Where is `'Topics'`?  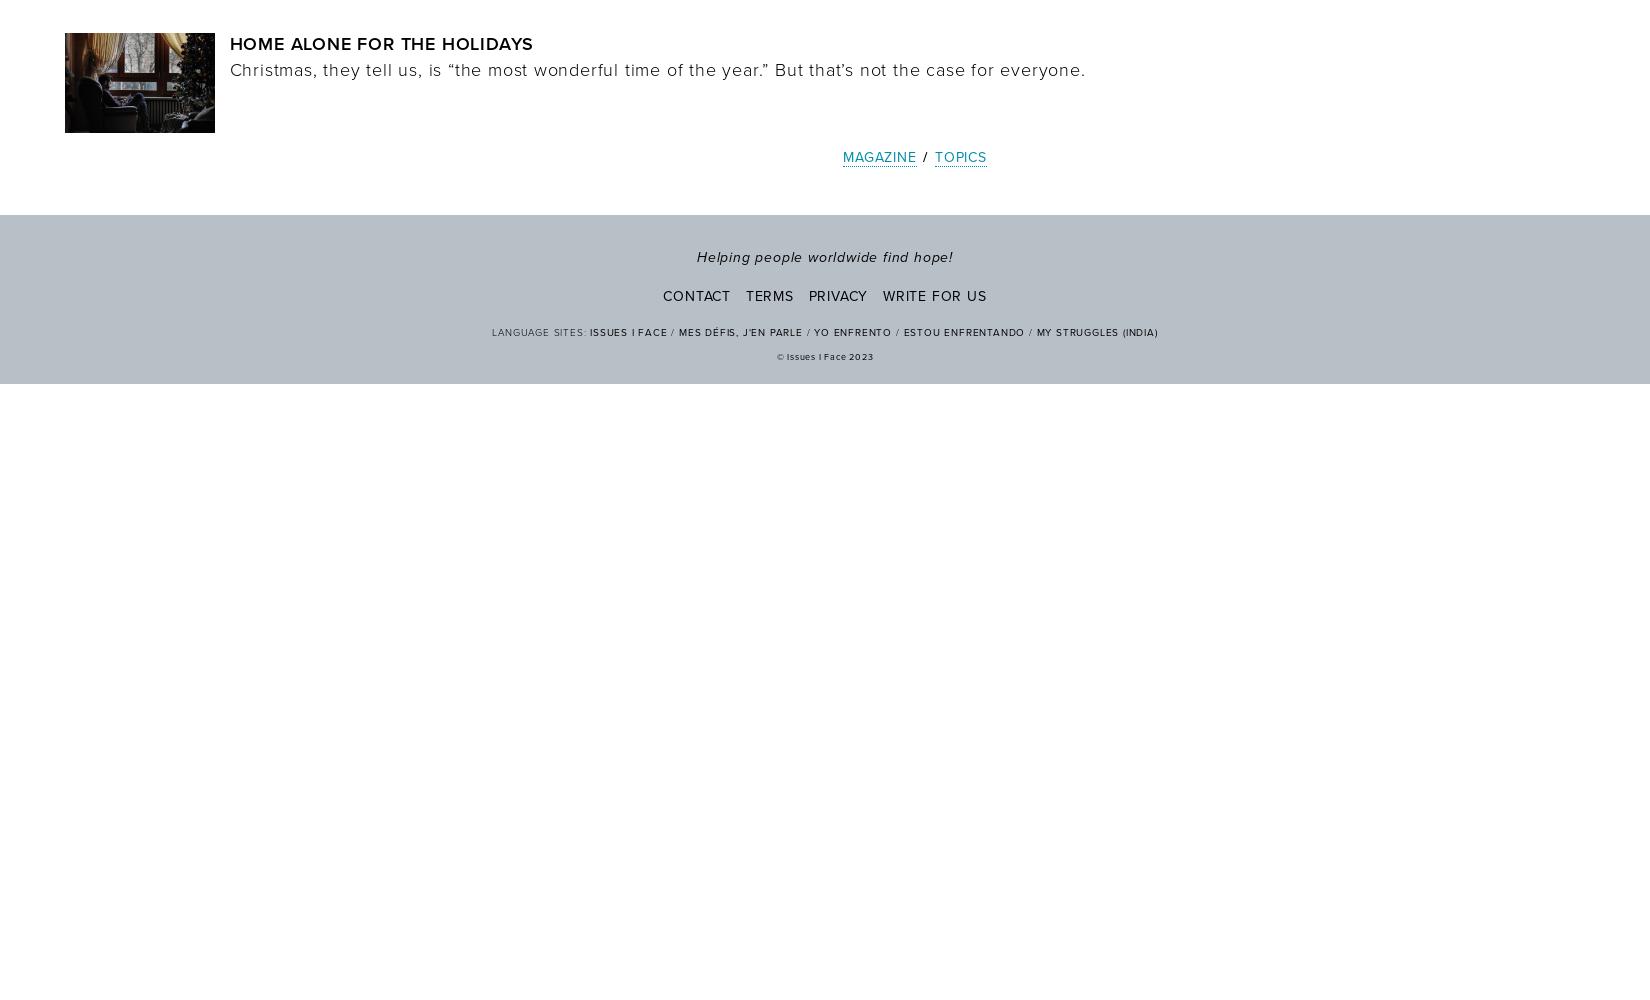
'Topics' is located at coordinates (960, 156).